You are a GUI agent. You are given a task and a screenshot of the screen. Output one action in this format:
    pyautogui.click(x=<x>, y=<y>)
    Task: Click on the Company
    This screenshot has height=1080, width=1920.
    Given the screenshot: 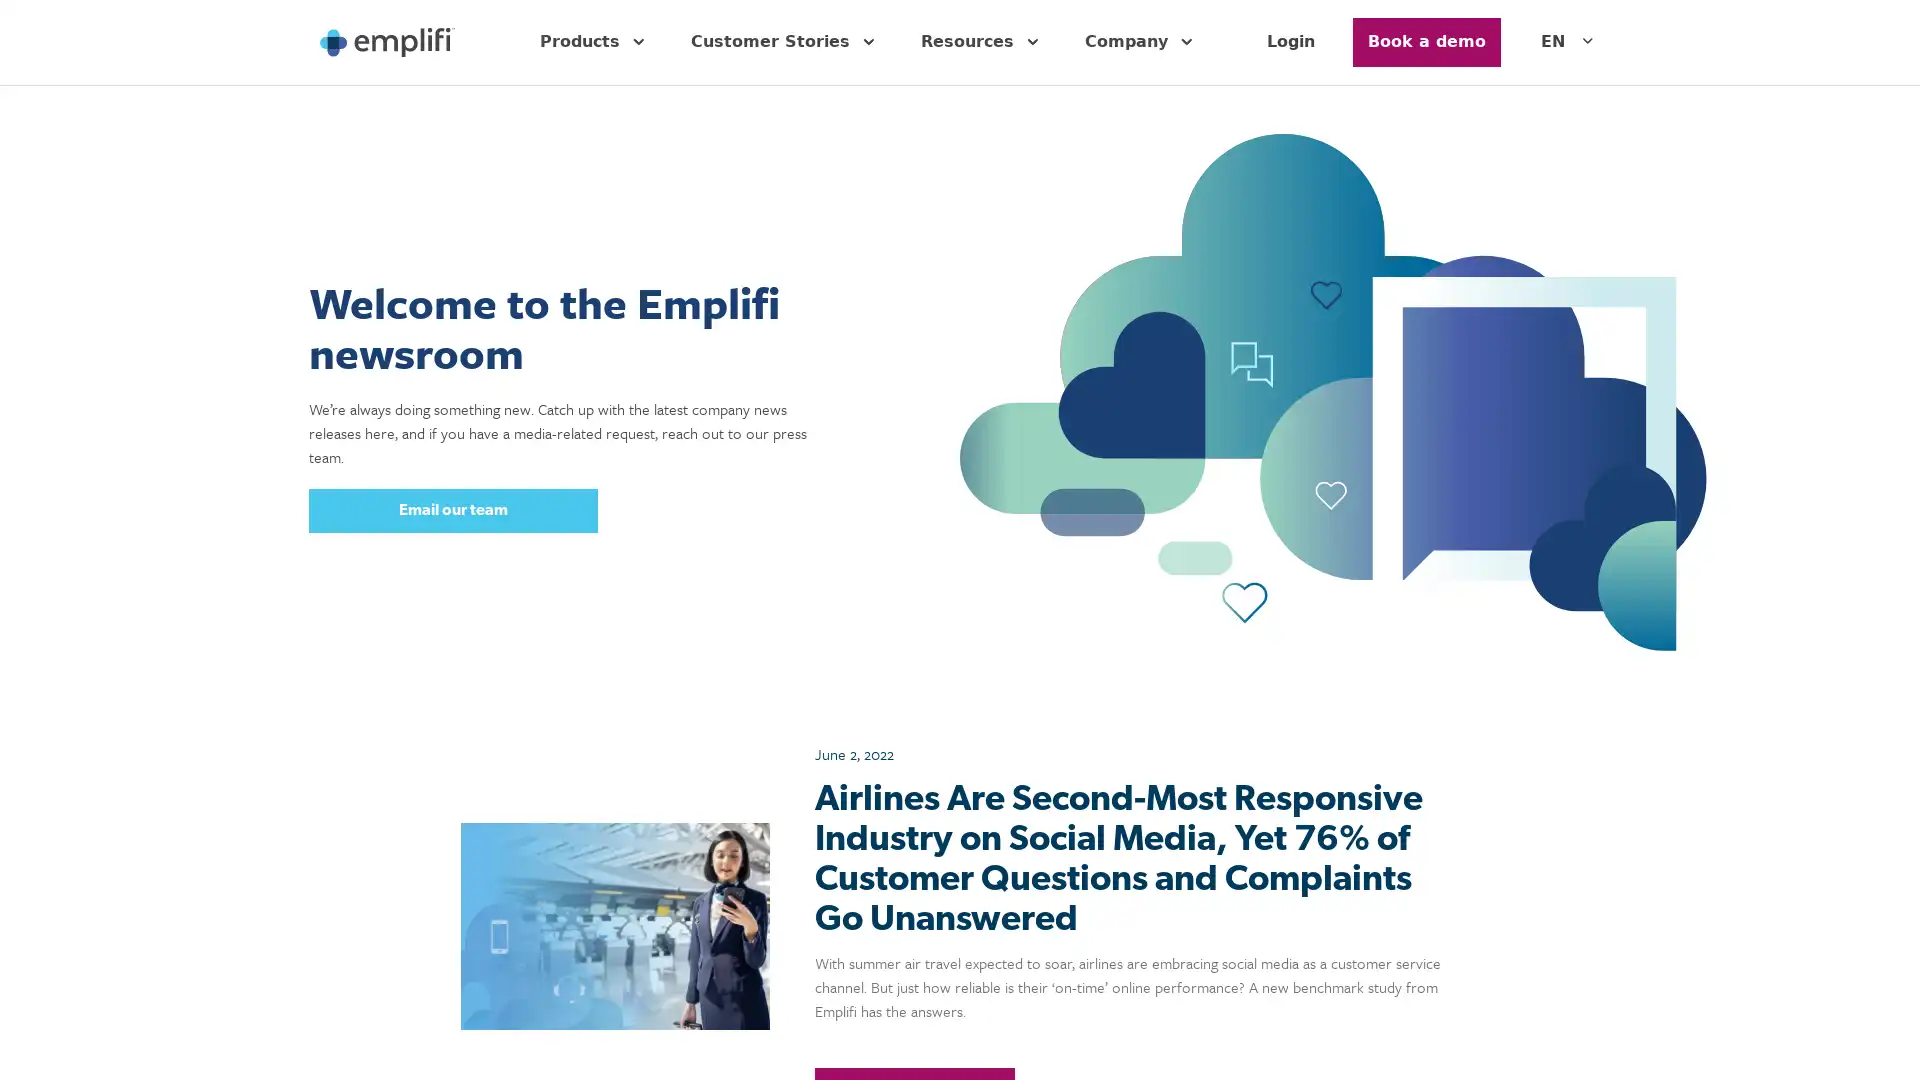 What is the action you would take?
    pyautogui.click(x=1142, y=42)
    